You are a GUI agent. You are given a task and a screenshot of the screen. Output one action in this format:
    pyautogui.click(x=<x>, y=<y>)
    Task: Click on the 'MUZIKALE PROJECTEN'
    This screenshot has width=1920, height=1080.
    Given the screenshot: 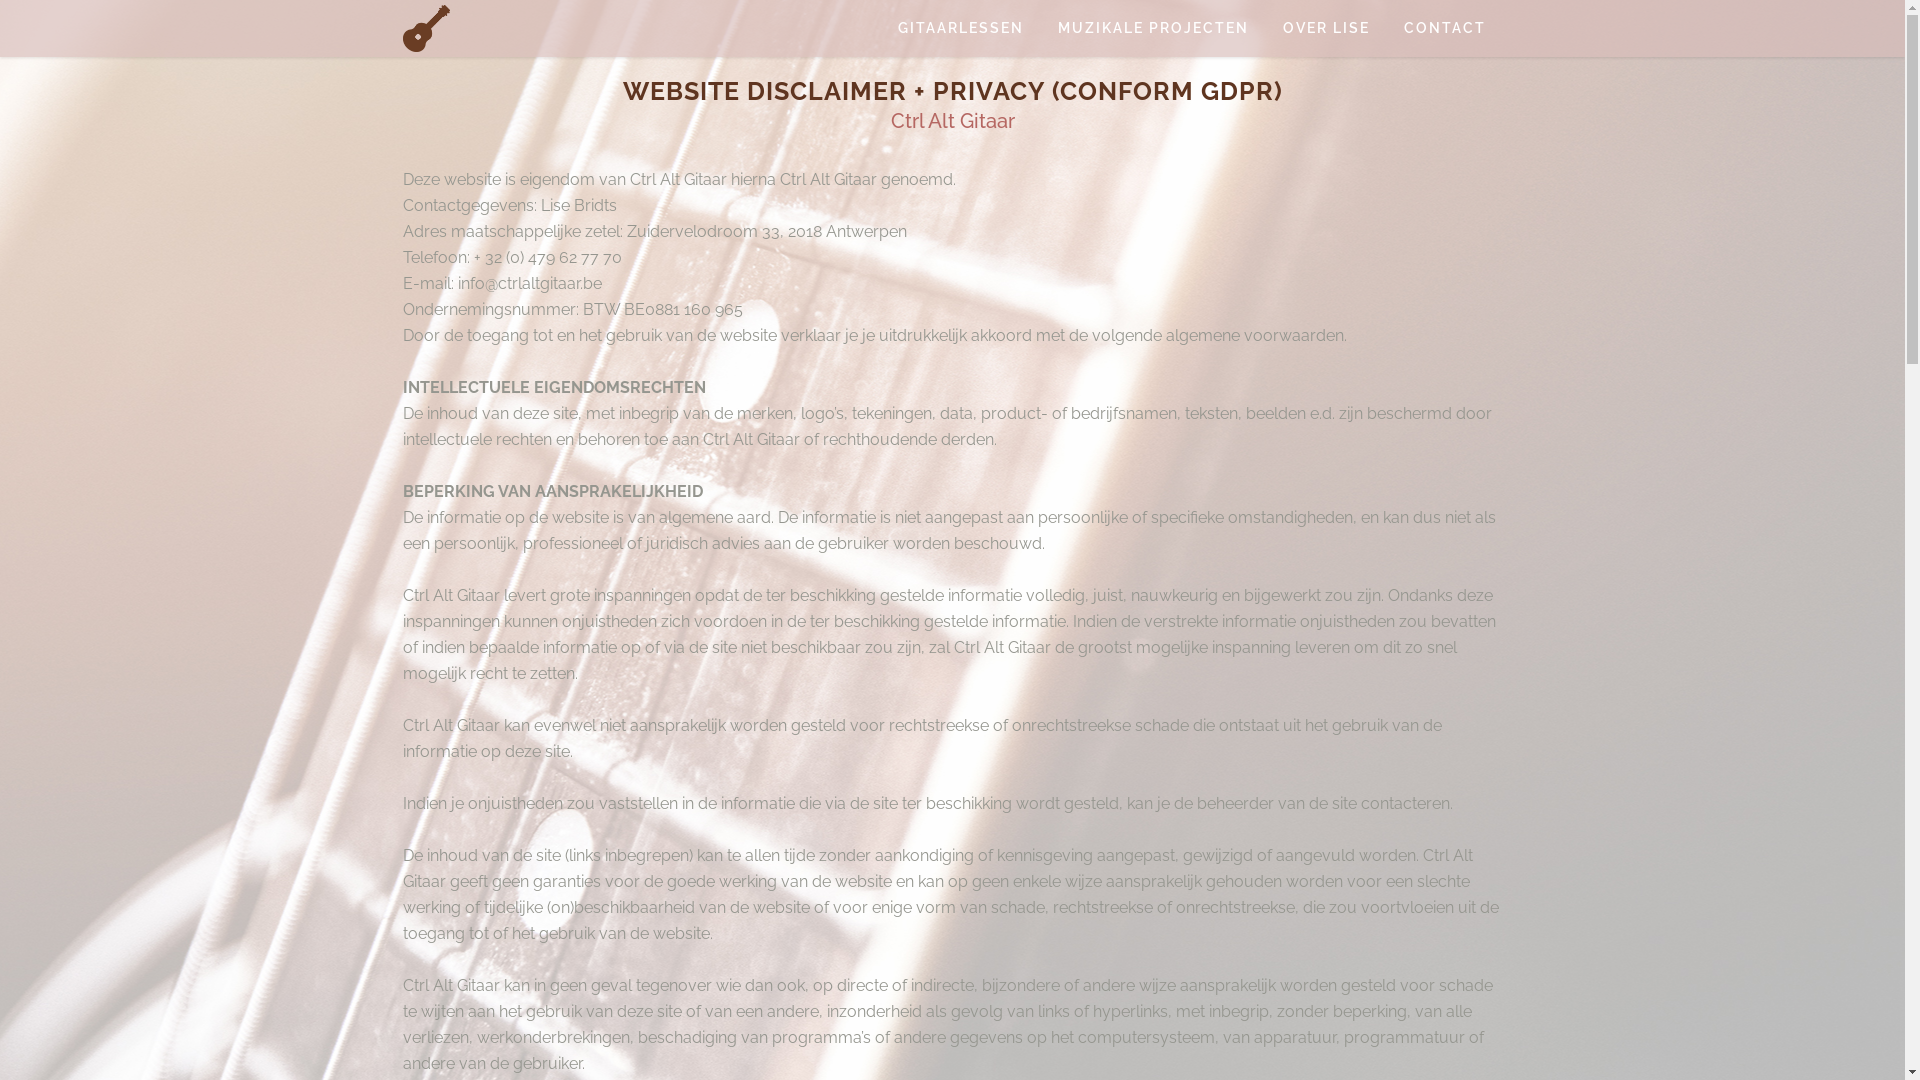 What is the action you would take?
    pyautogui.click(x=1152, y=28)
    